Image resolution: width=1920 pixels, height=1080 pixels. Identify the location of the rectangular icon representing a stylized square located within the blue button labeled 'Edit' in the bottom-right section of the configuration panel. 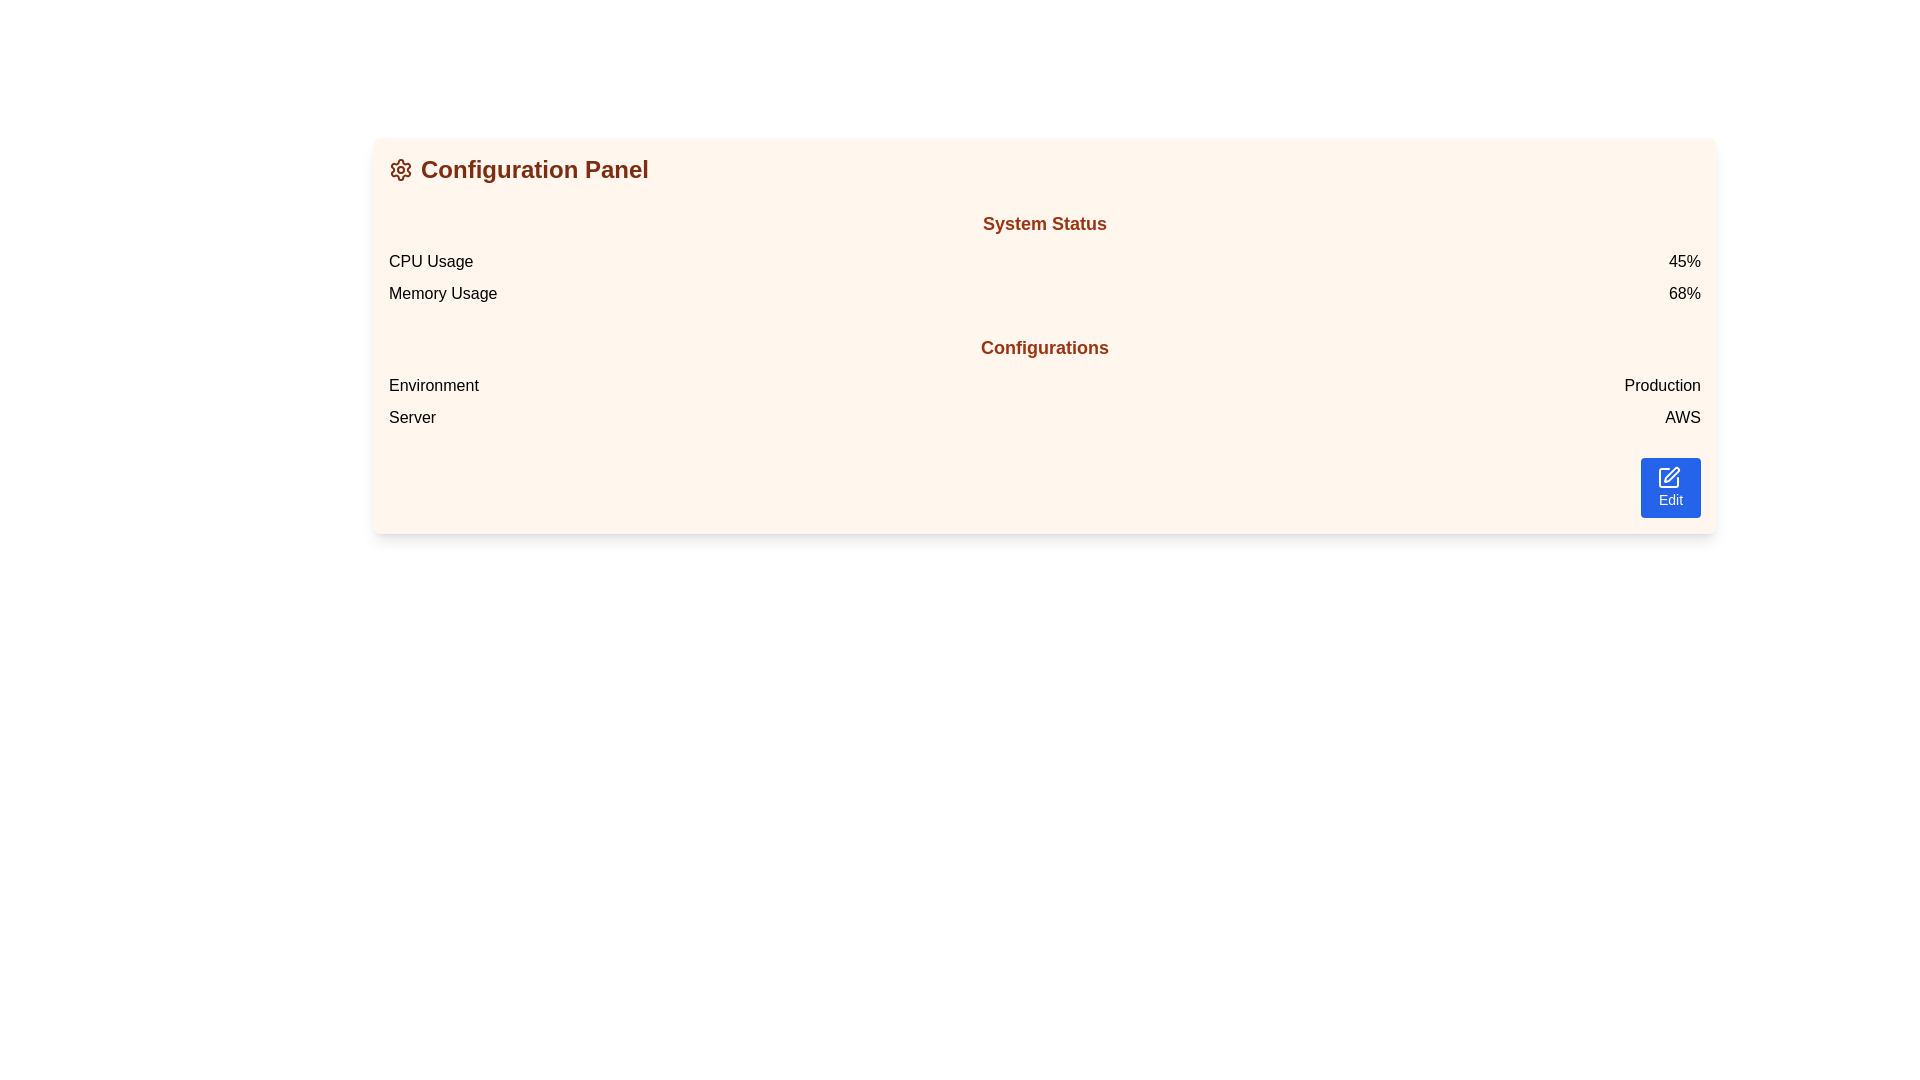
(1669, 478).